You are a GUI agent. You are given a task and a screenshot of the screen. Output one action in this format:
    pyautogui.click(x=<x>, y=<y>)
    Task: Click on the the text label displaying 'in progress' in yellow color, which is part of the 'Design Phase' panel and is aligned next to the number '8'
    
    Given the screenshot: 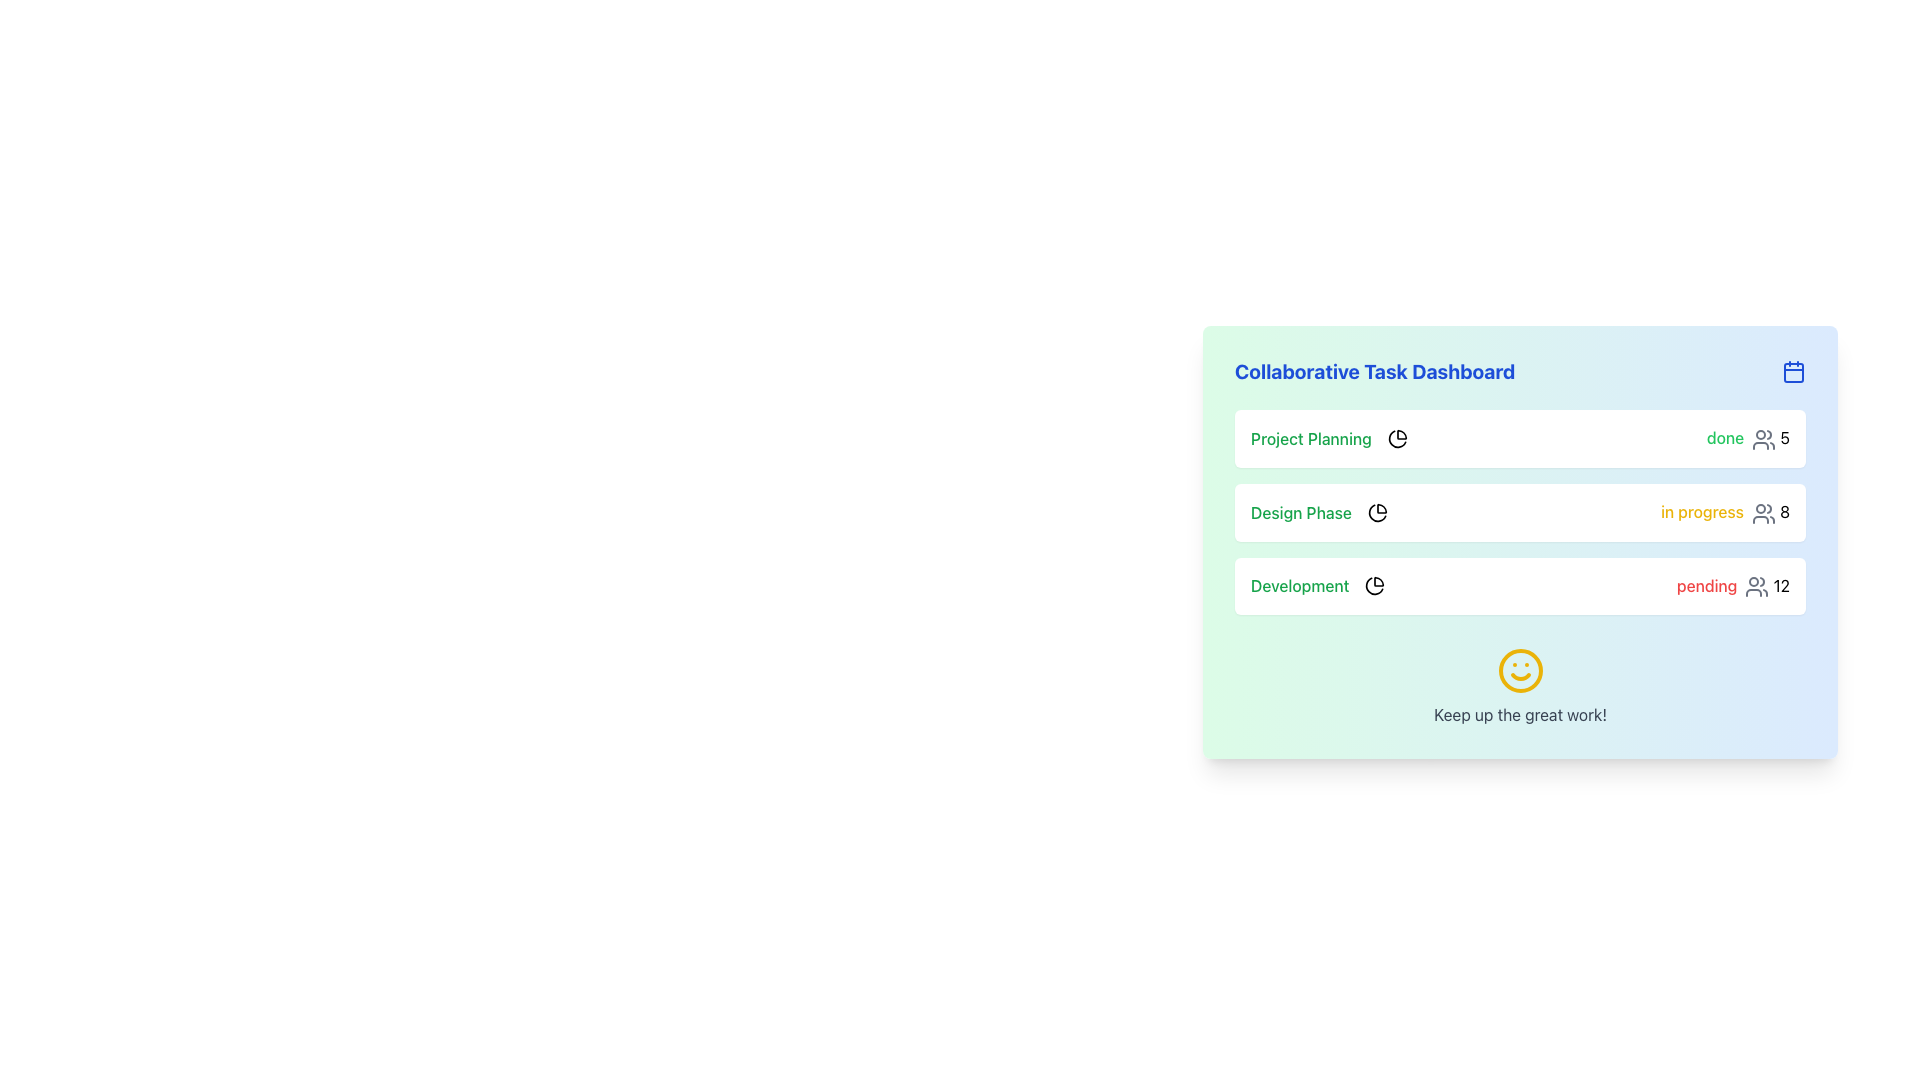 What is the action you would take?
    pyautogui.click(x=1701, y=510)
    